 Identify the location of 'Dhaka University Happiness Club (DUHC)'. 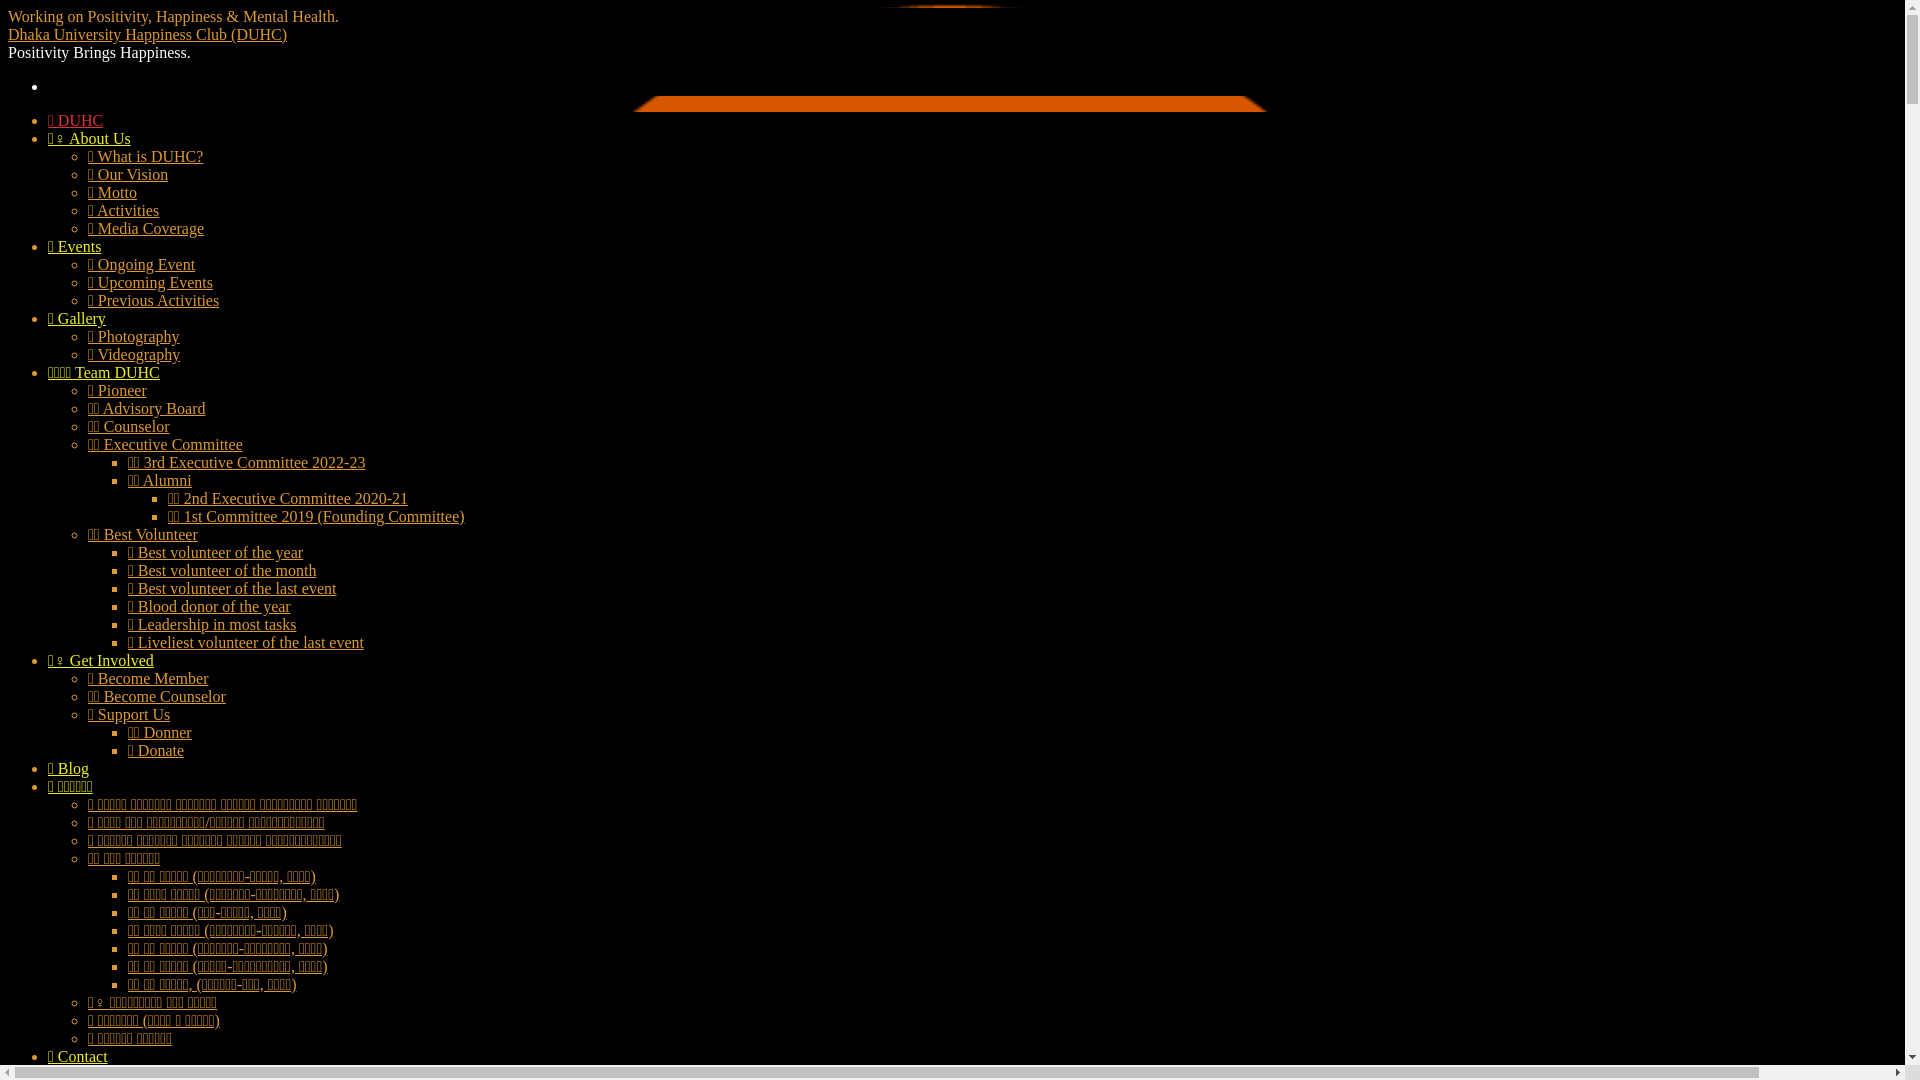
(146, 34).